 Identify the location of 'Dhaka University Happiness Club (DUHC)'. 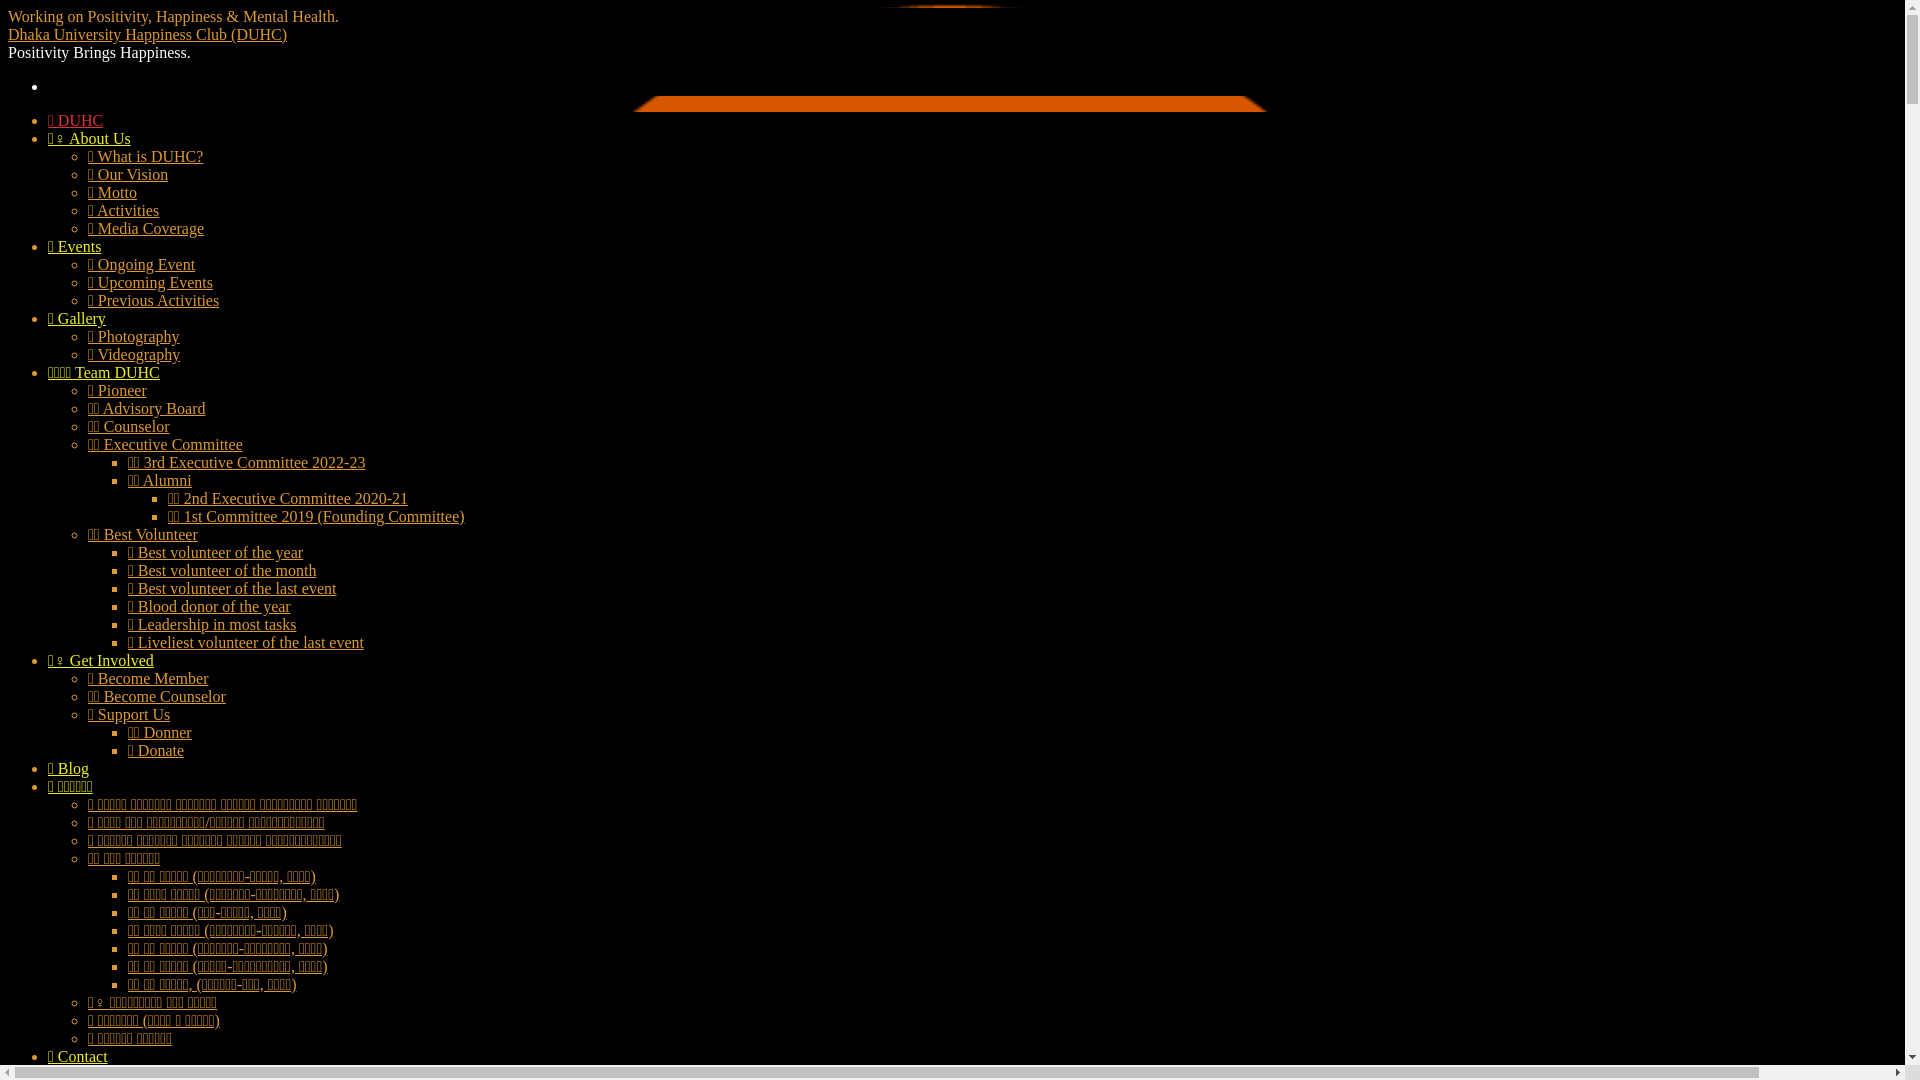
(146, 34).